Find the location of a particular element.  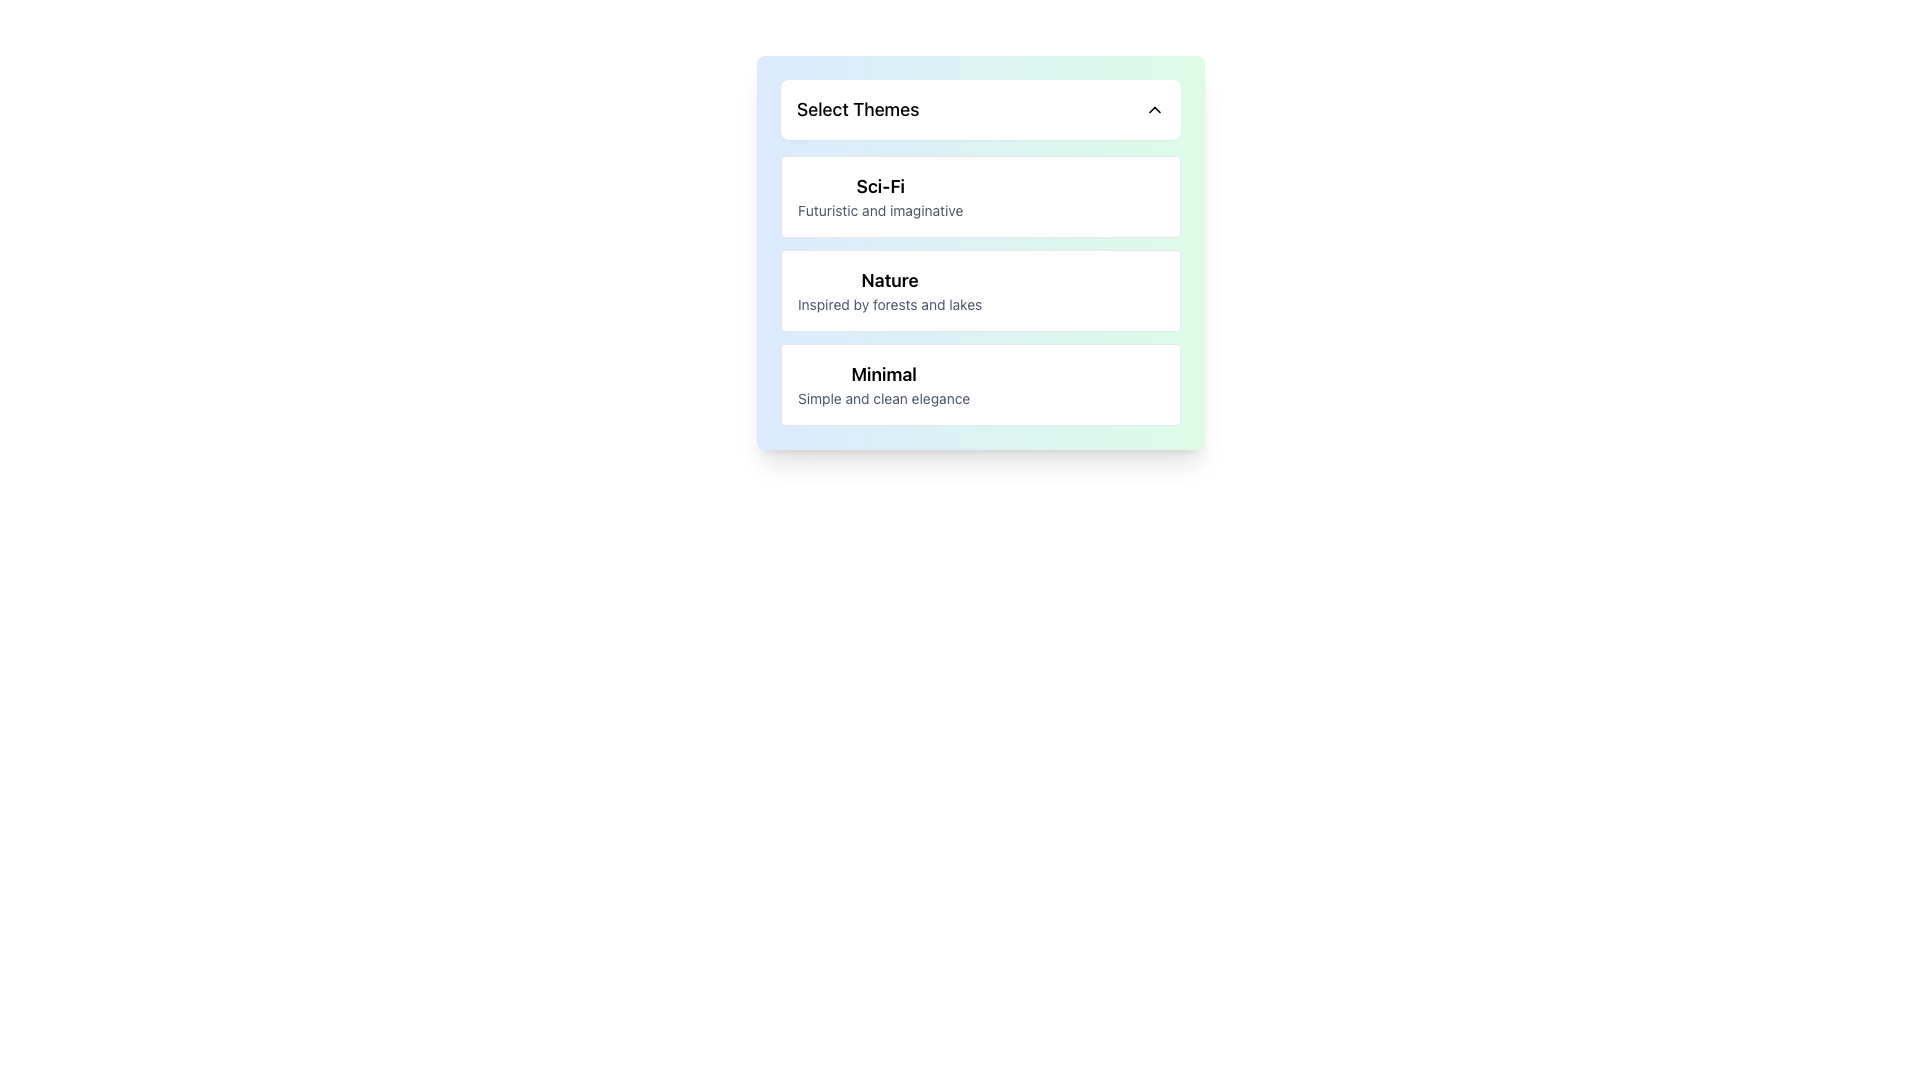

the 'Select Themes' dropdown selector is located at coordinates (980, 110).